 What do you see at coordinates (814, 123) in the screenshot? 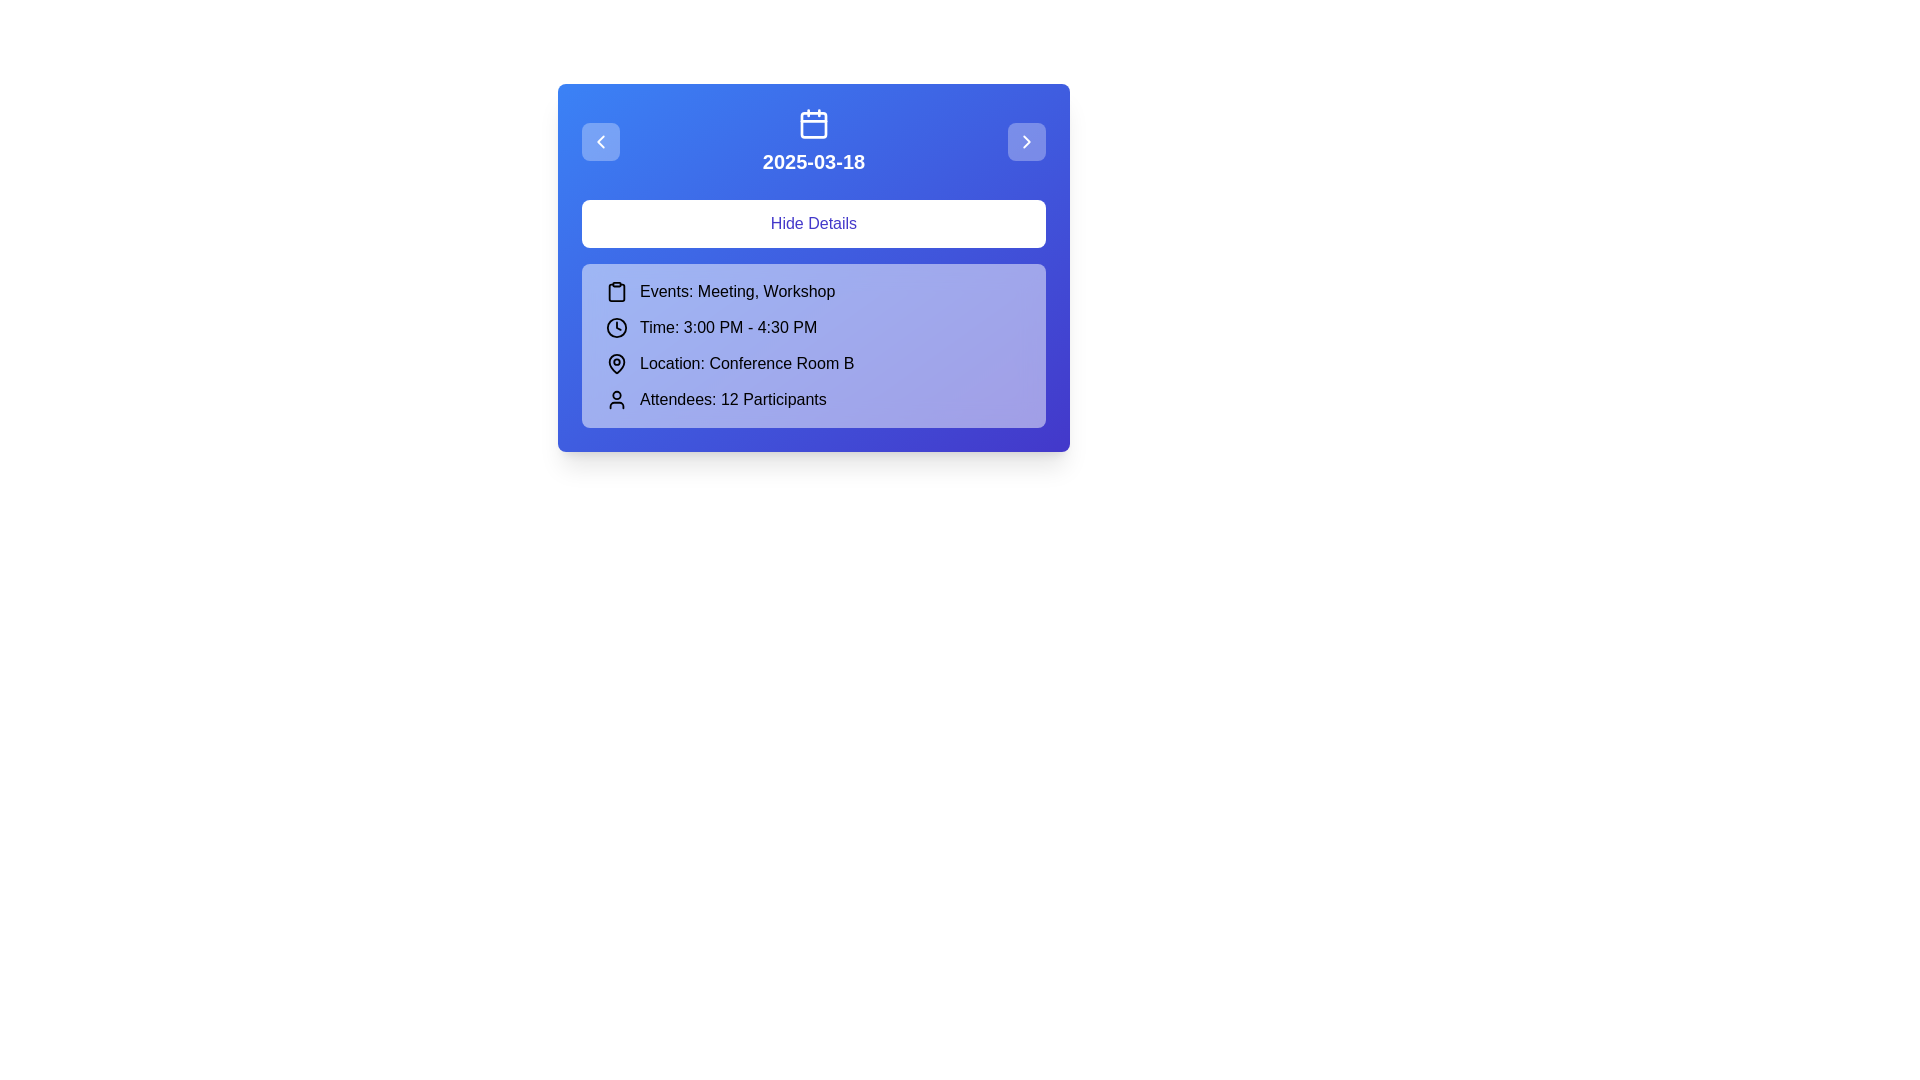
I see `the calendar icon located in the blue header section, positioned above the date text '2025-03-18'` at bounding box center [814, 123].